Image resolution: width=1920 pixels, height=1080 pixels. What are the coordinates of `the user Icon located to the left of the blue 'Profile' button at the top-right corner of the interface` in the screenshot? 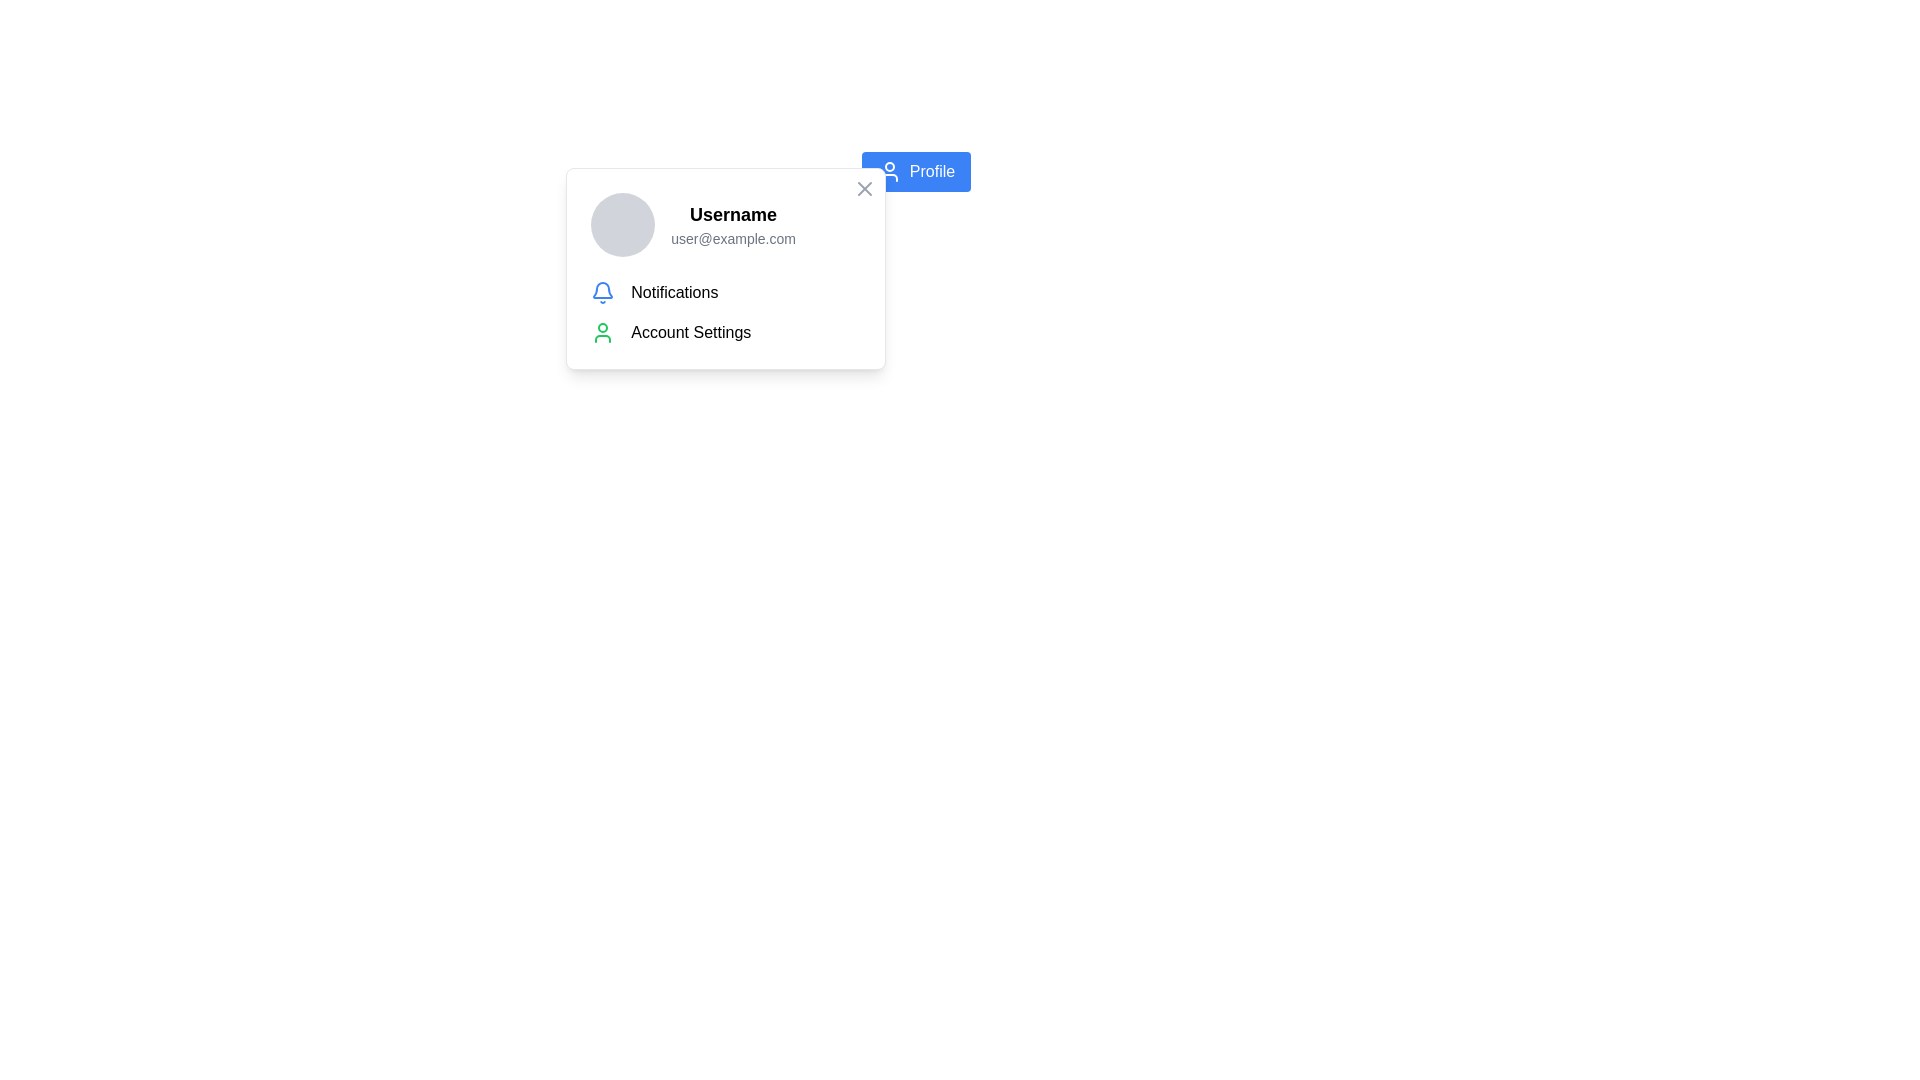 It's located at (888, 171).